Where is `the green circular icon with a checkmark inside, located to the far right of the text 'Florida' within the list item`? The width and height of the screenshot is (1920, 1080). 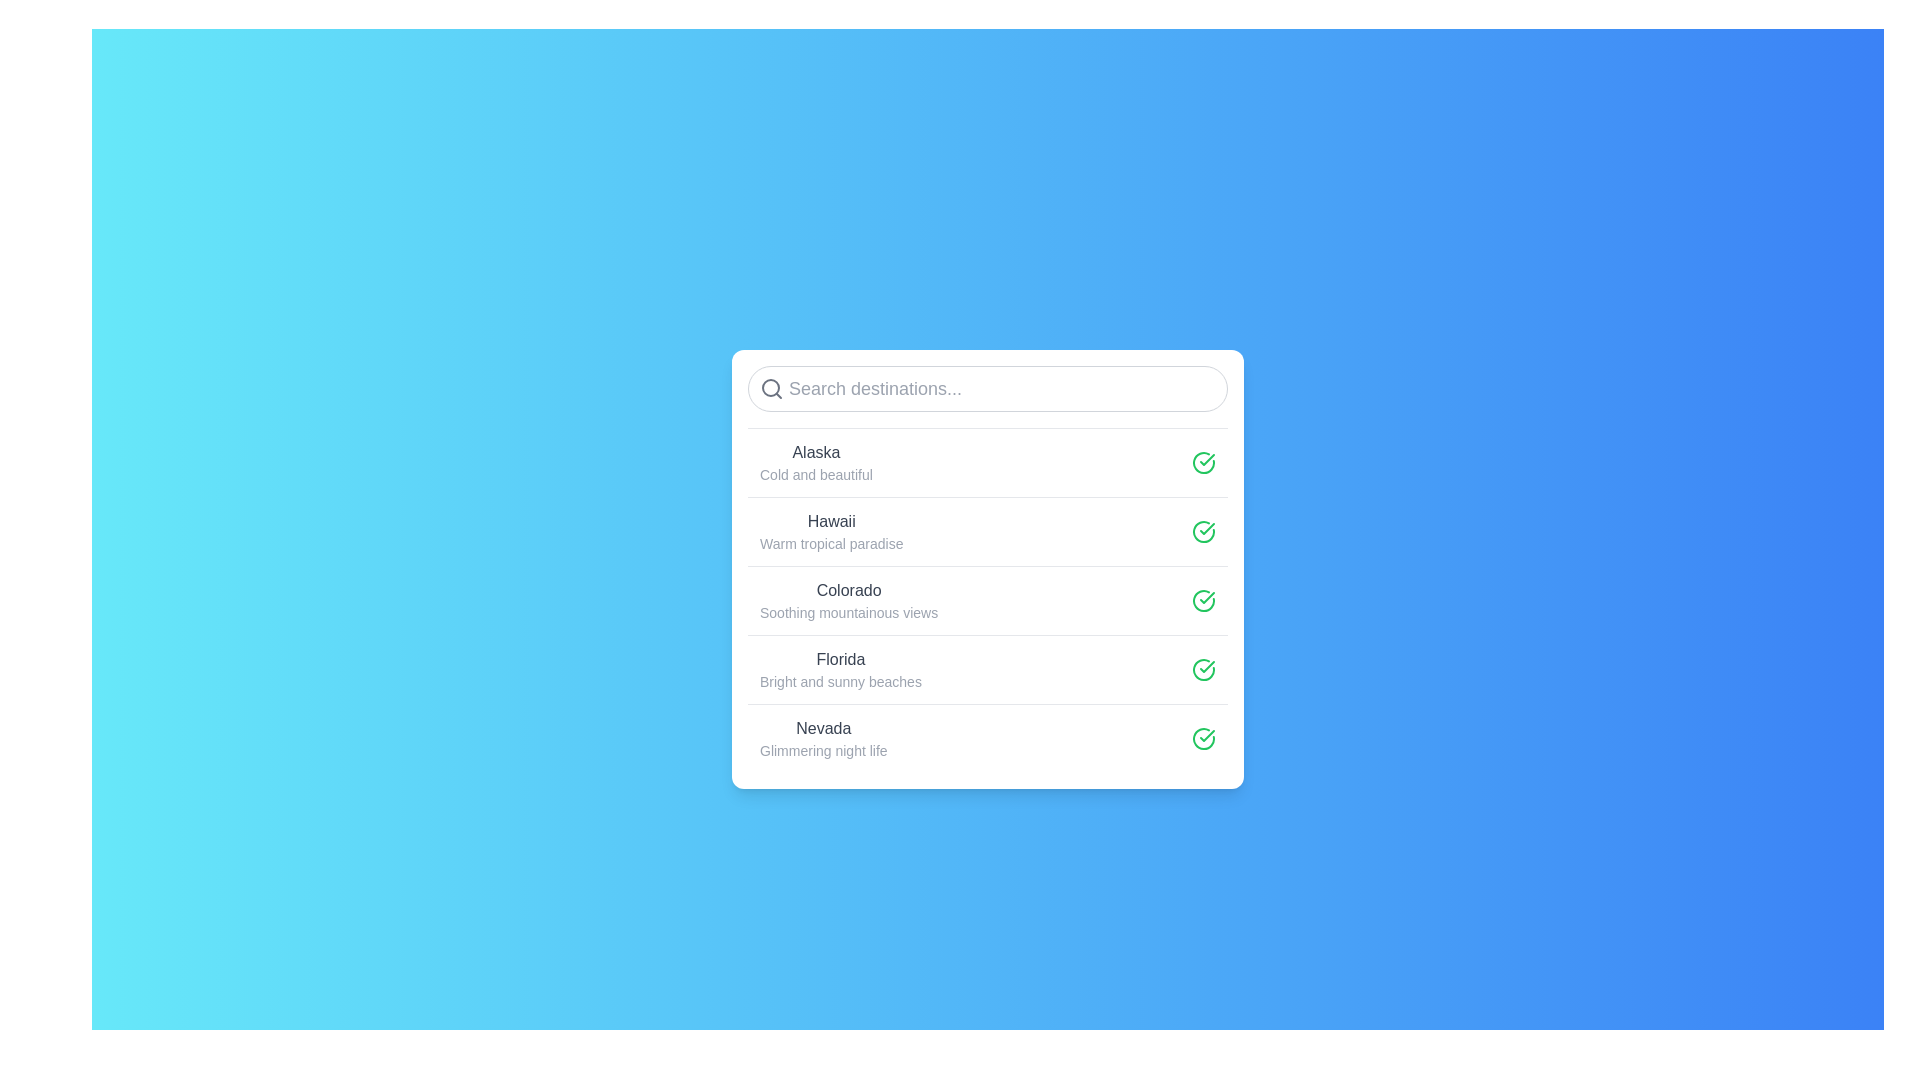 the green circular icon with a checkmark inside, located to the far right of the text 'Florida' within the list item is located at coordinates (1203, 669).